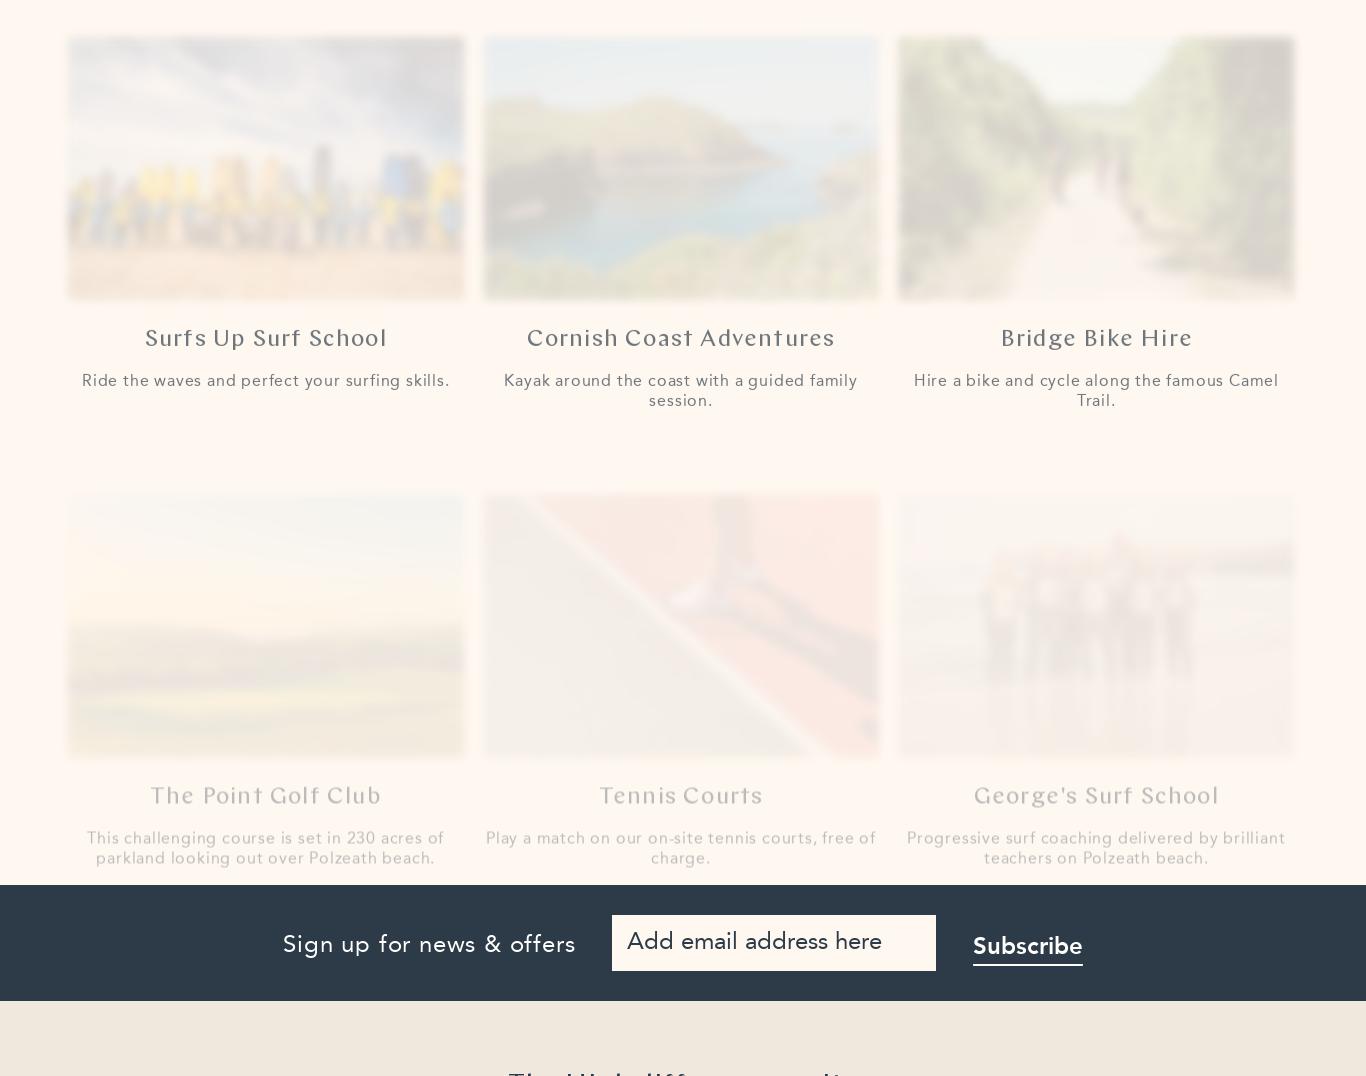  Describe the element at coordinates (679, 754) in the screenshot. I see `'Tennis Courts'` at that location.